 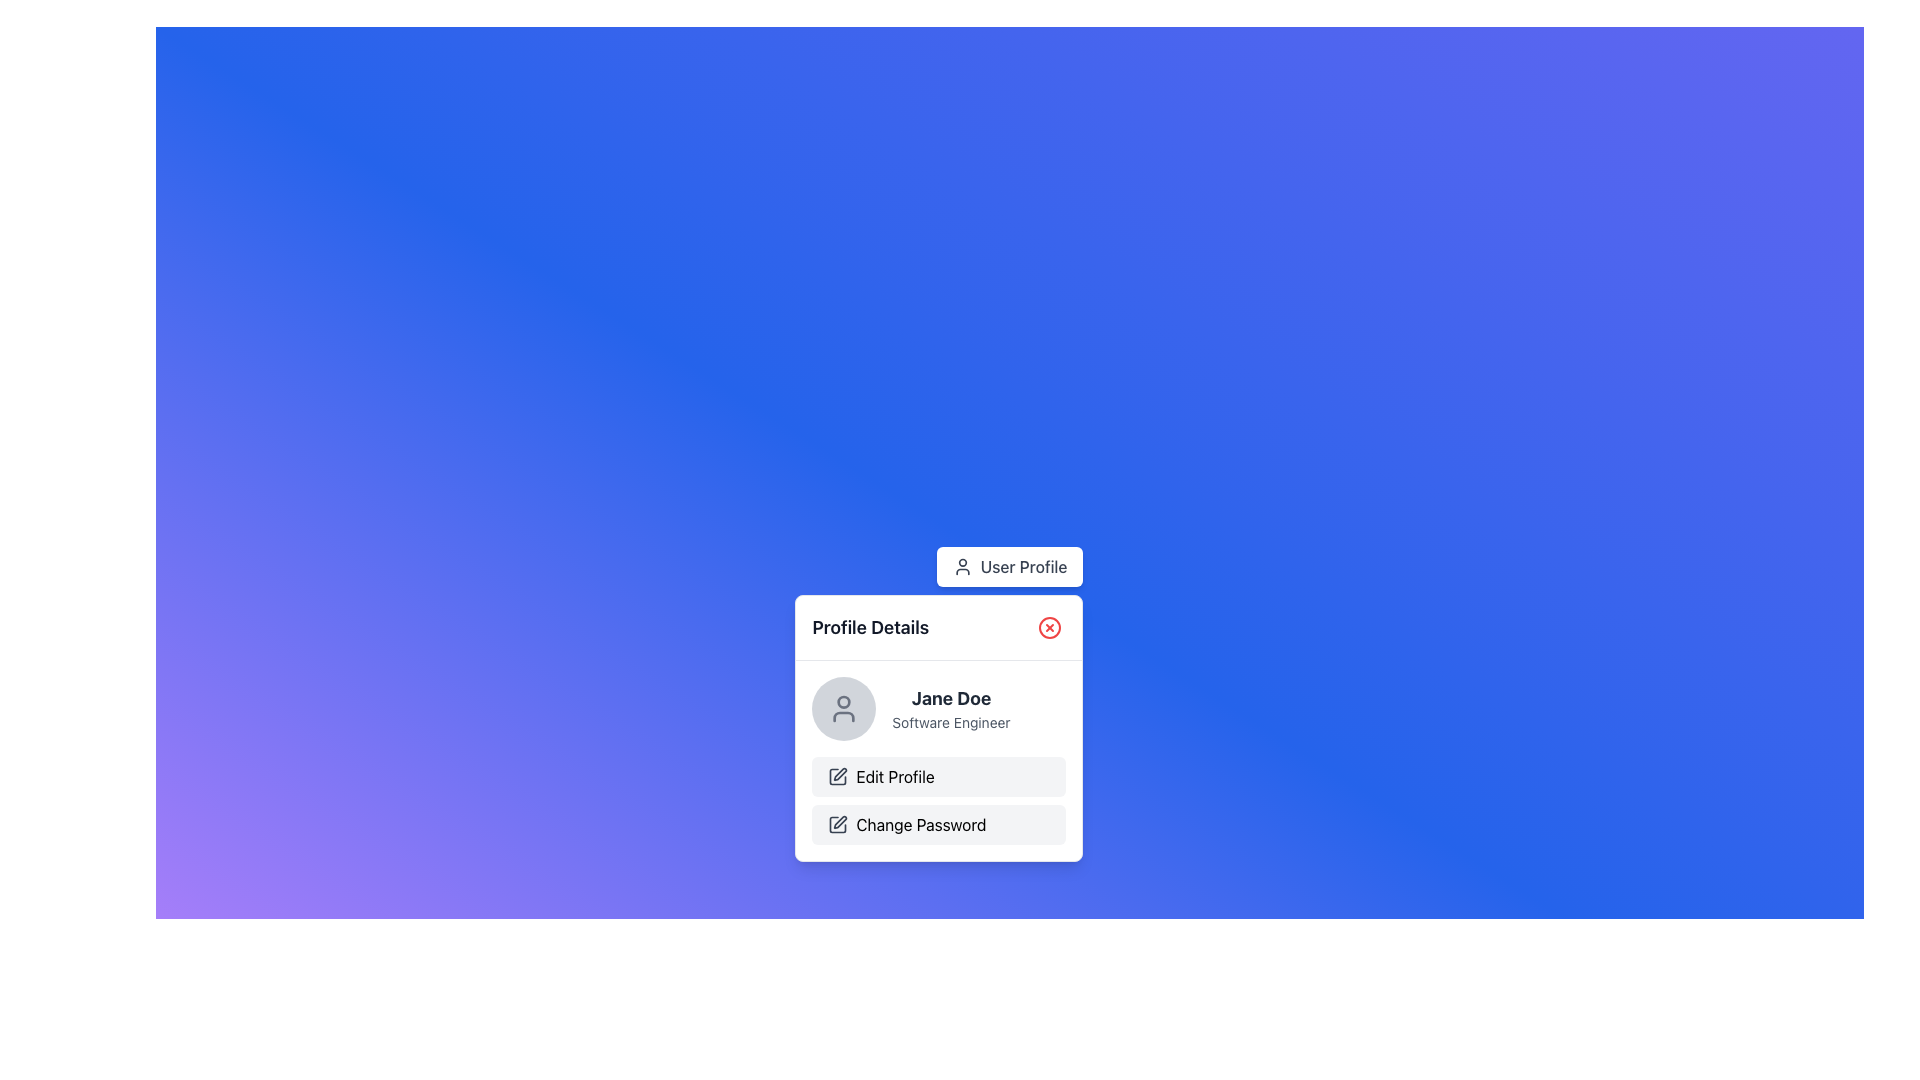 What do you see at coordinates (938, 775) in the screenshot?
I see `the first button in the profile interface` at bounding box center [938, 775].